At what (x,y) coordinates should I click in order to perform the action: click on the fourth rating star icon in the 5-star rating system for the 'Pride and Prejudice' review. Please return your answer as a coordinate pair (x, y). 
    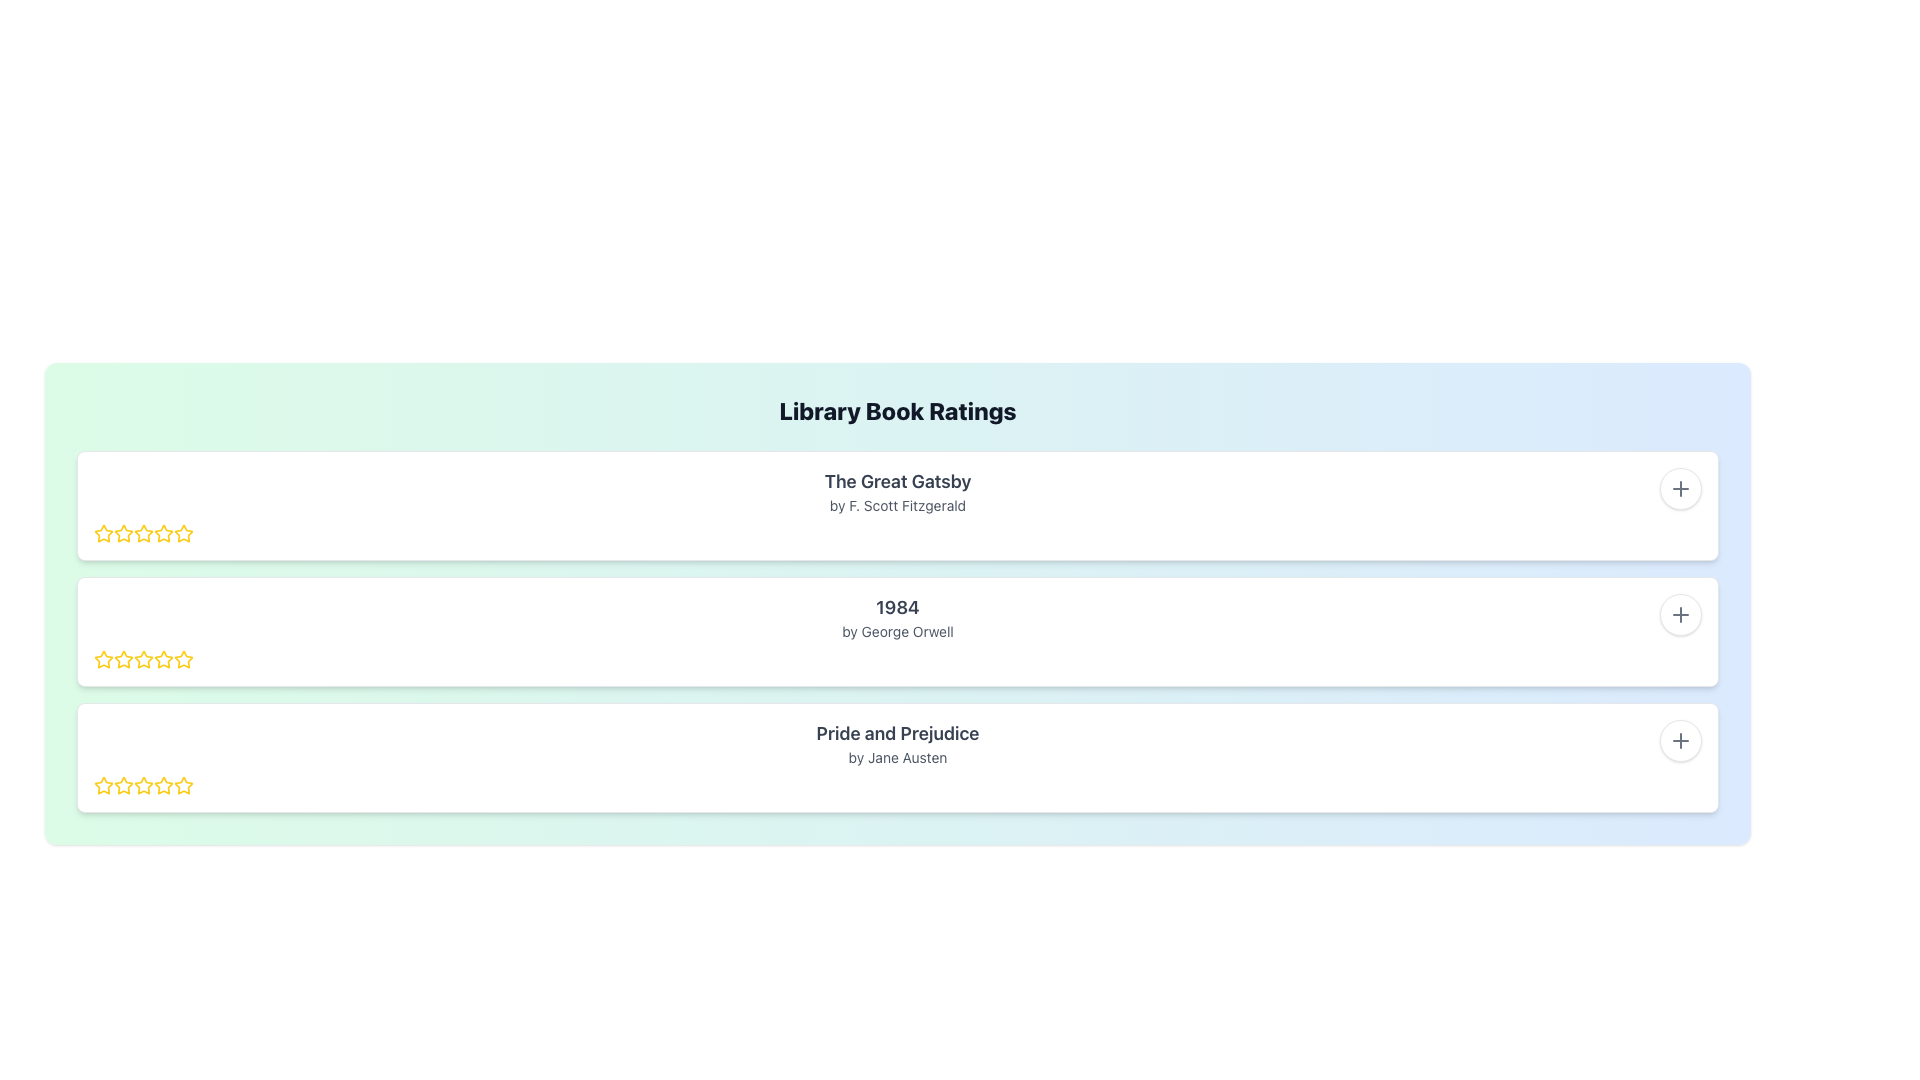
    Looking at the image, I should click on (143, 785).